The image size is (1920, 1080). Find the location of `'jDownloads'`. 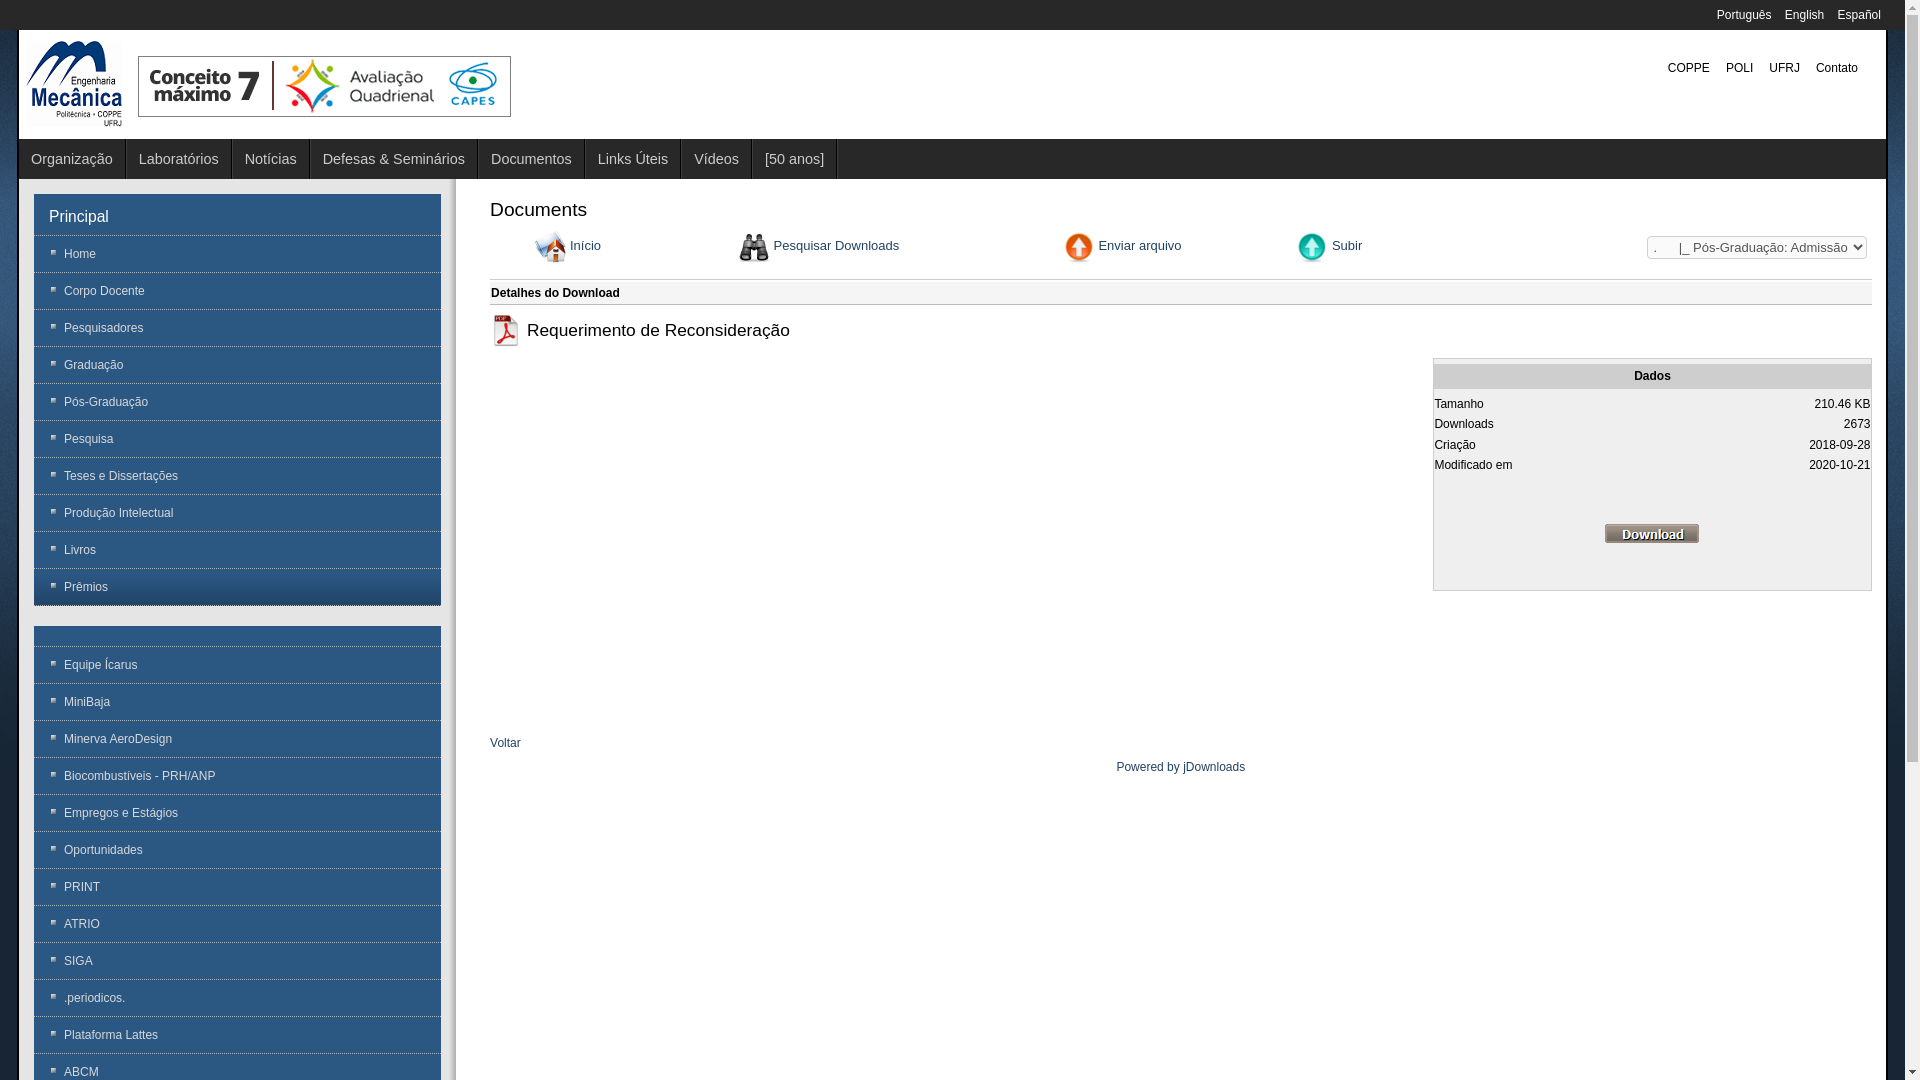

'jDownloads' is located at coordinates (1213, 766).